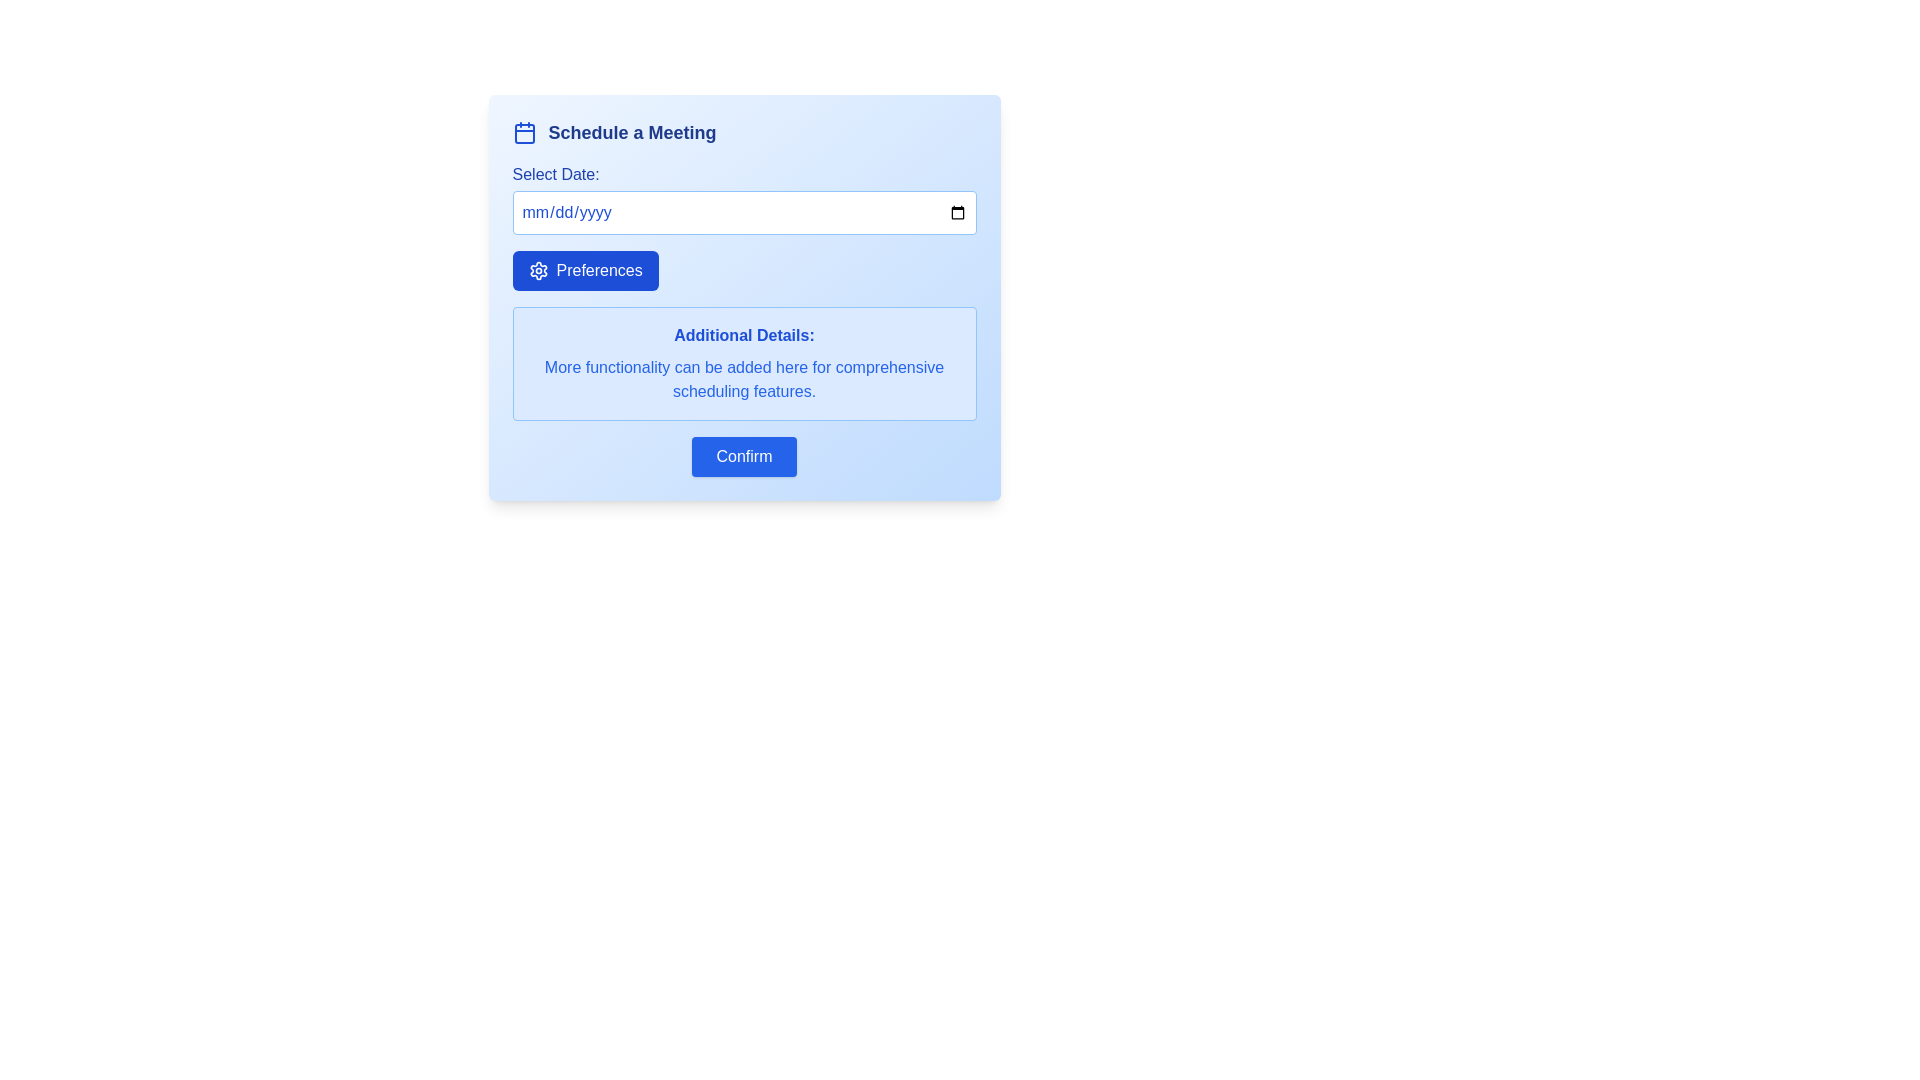 This screenshot has height=1080, width=1920. I want to click on the heading text 'Schedule a Meeting' which is displayed in bold dark blue font and positioned to the right of the calendar icon in the blue scheduling interface panel, so click(631, 132).